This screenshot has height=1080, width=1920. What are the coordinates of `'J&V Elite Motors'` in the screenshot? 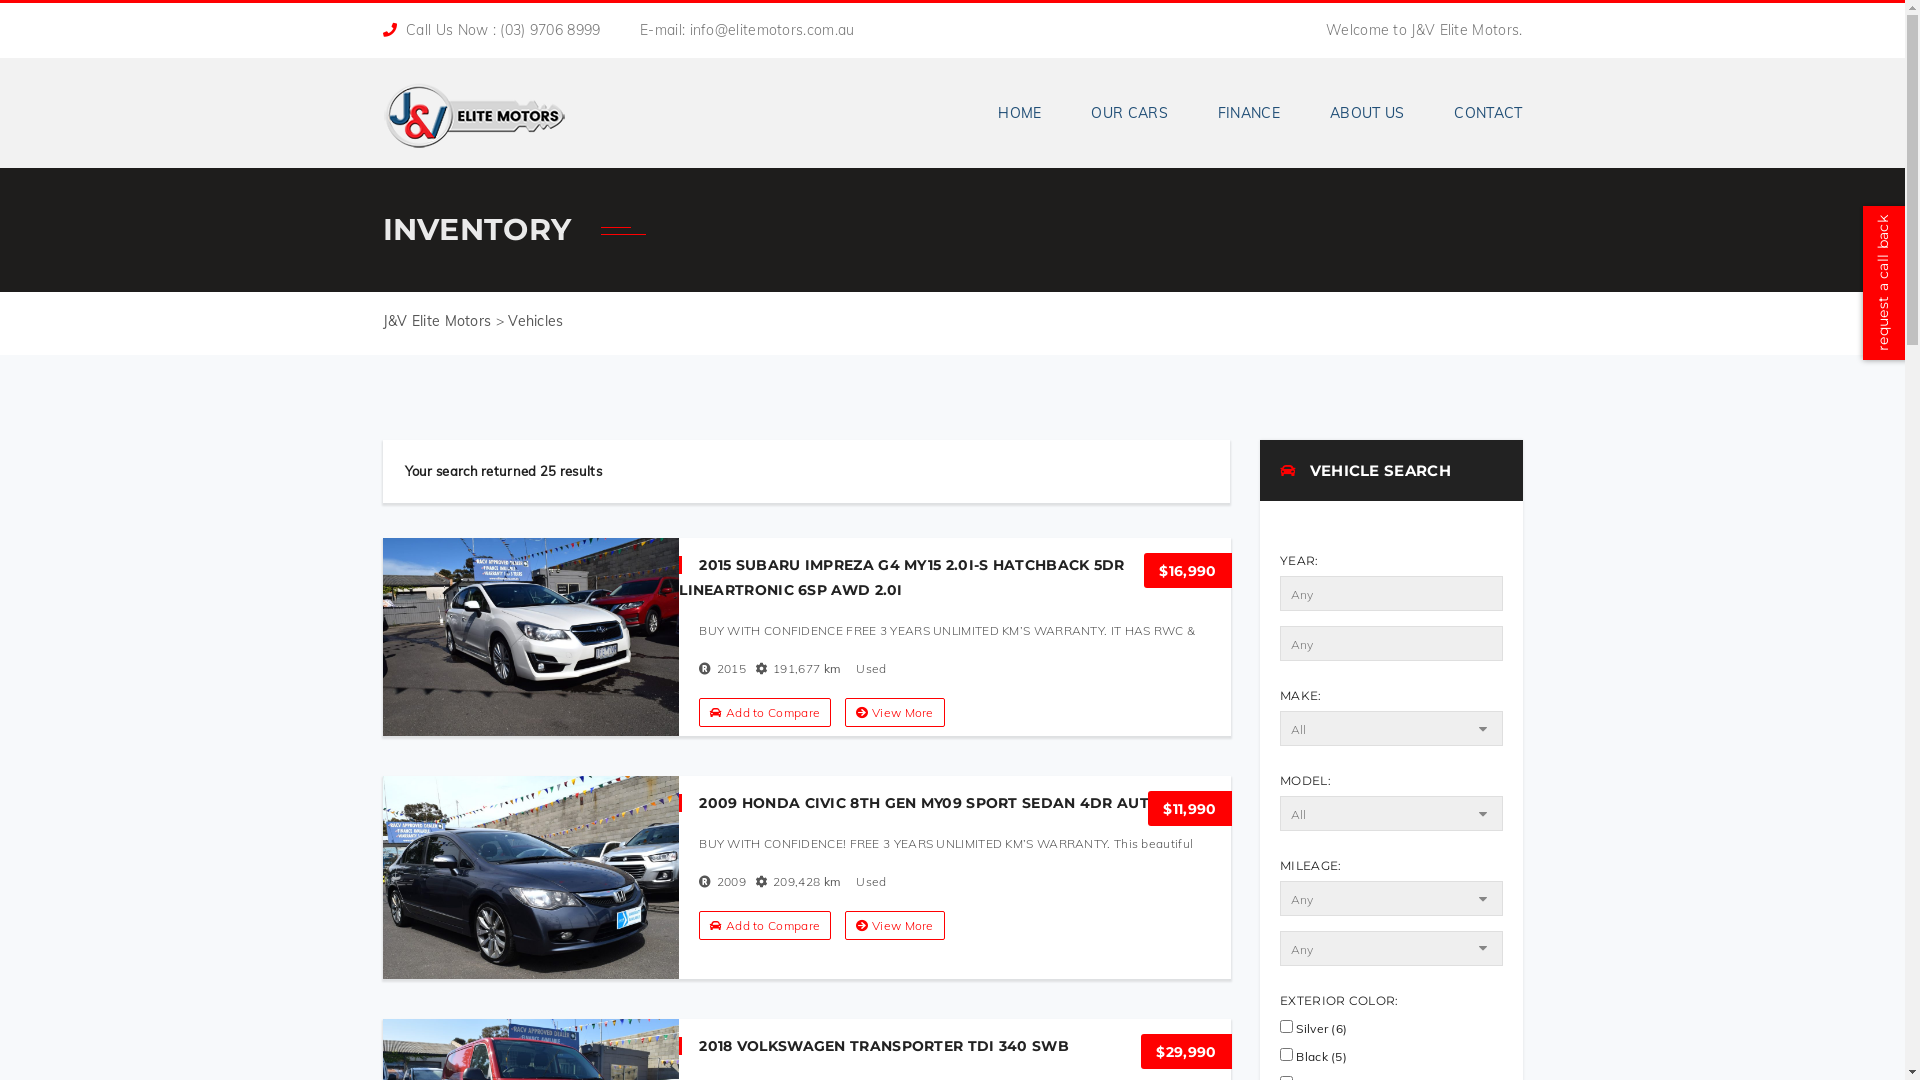 It's located at (472, 108).